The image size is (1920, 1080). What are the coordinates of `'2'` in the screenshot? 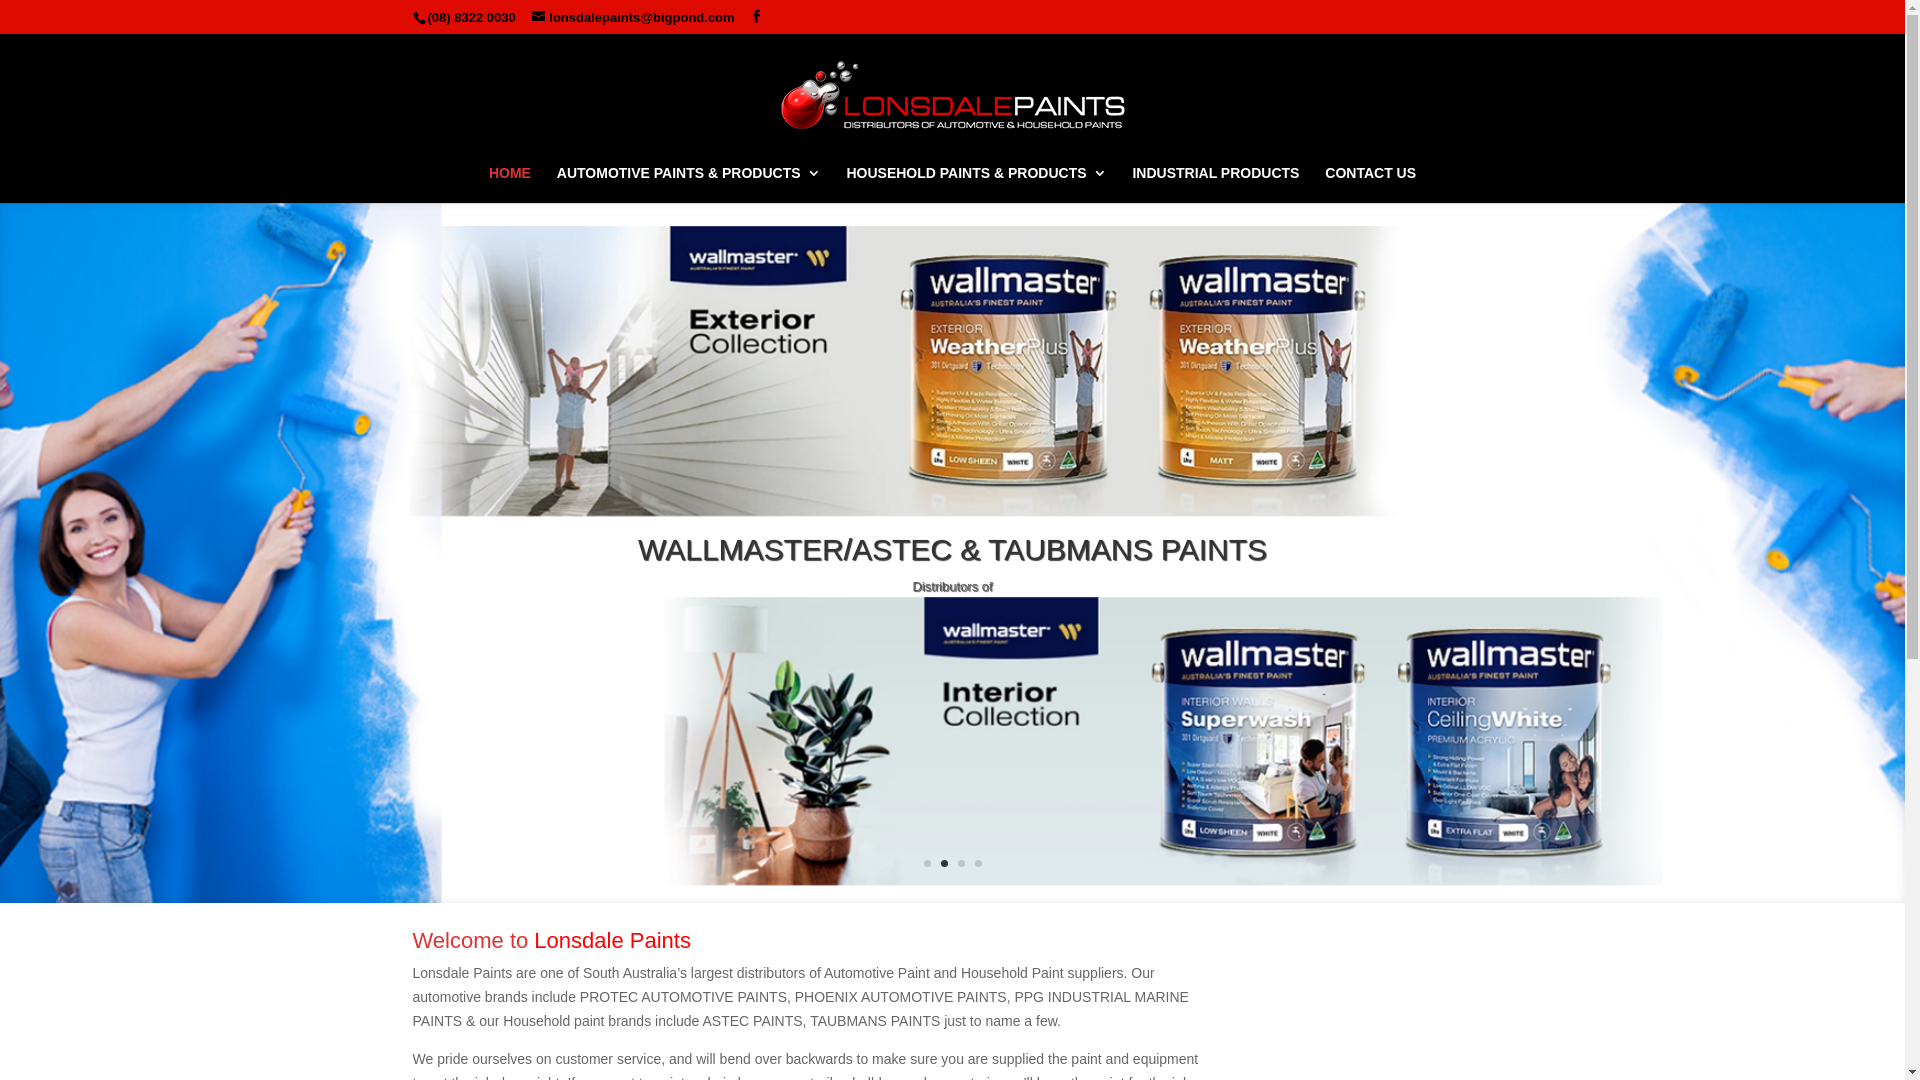 It's located at (942, 862).